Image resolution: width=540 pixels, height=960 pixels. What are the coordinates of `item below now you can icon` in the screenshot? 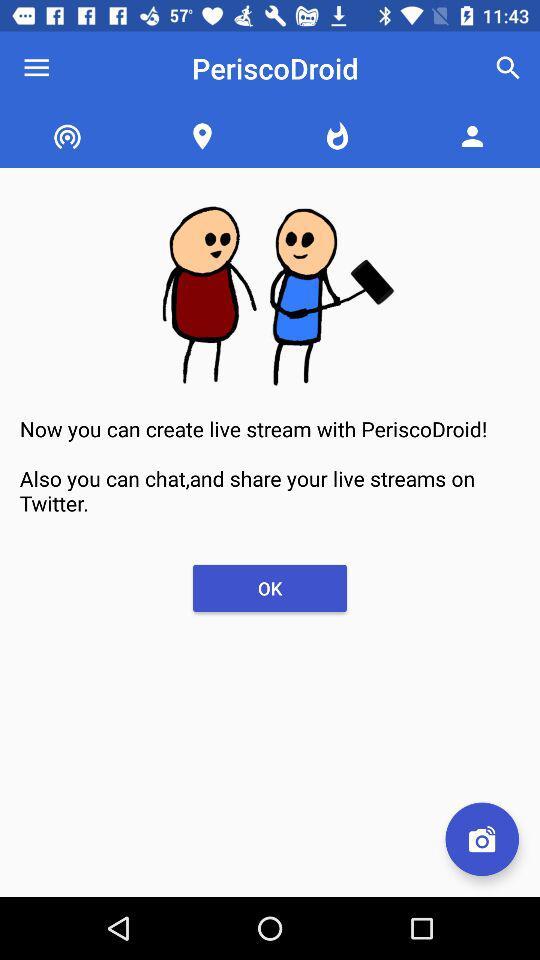 It's located at (270, 588).